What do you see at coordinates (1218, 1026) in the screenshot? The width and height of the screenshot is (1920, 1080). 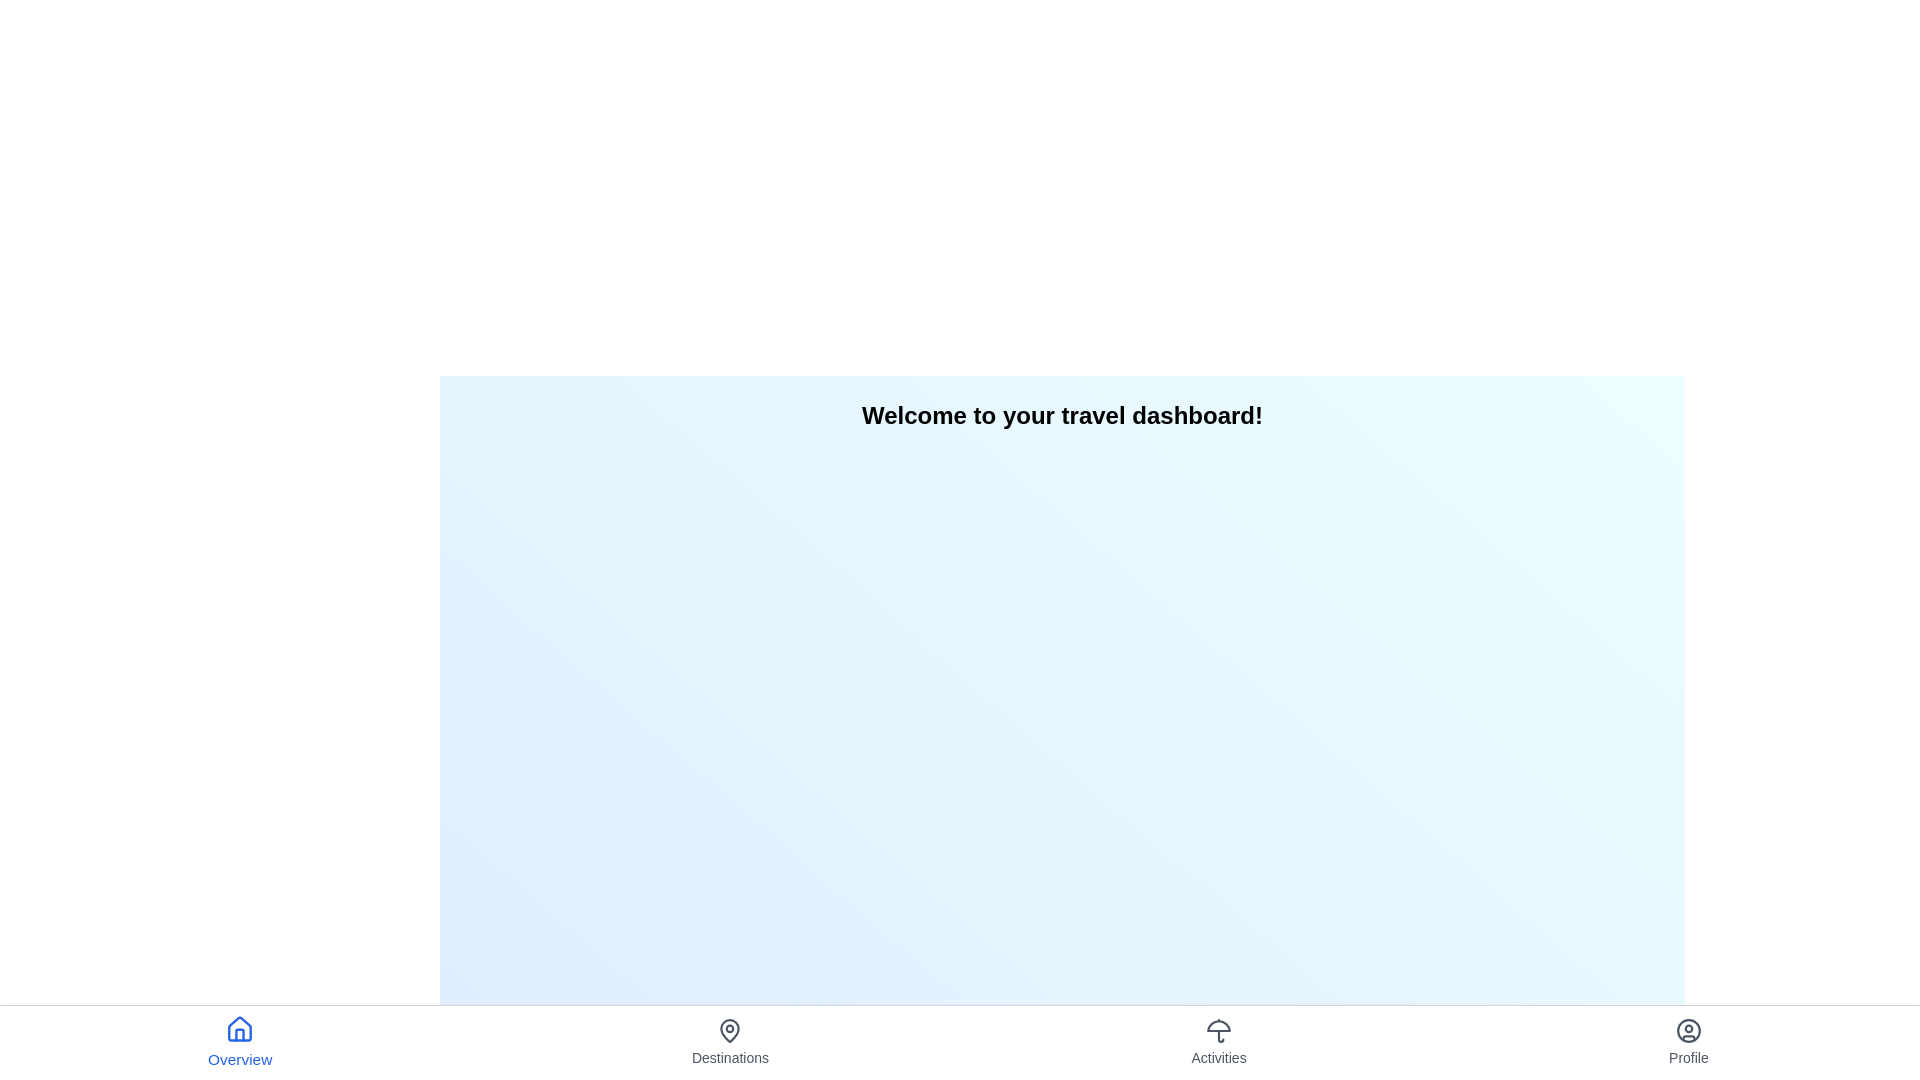 I see `the top curved line of the umbrella icon located in the middle of the 'Activities' tab in the bottom navigation bar` at bounding box center [1218, 1026].